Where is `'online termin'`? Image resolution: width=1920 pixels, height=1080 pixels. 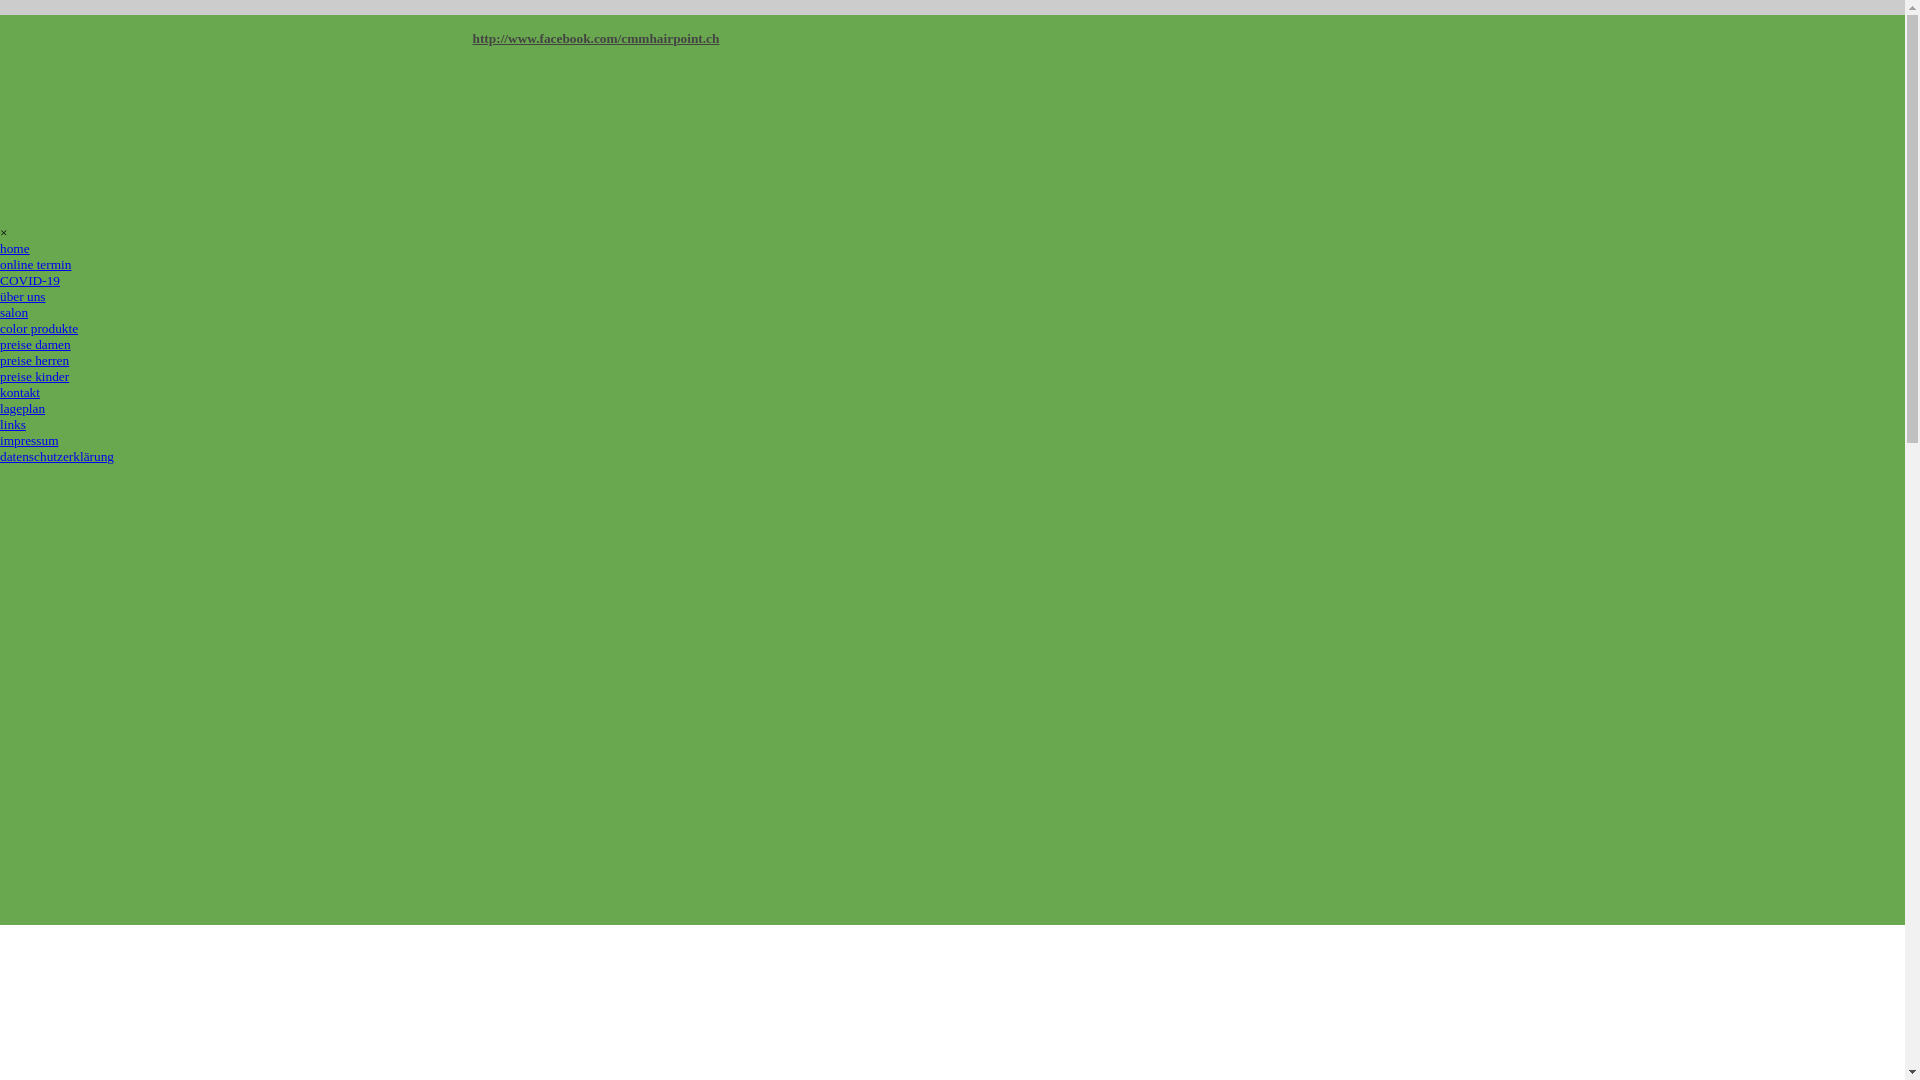
'online termin' is located at coordinates (35, 263).